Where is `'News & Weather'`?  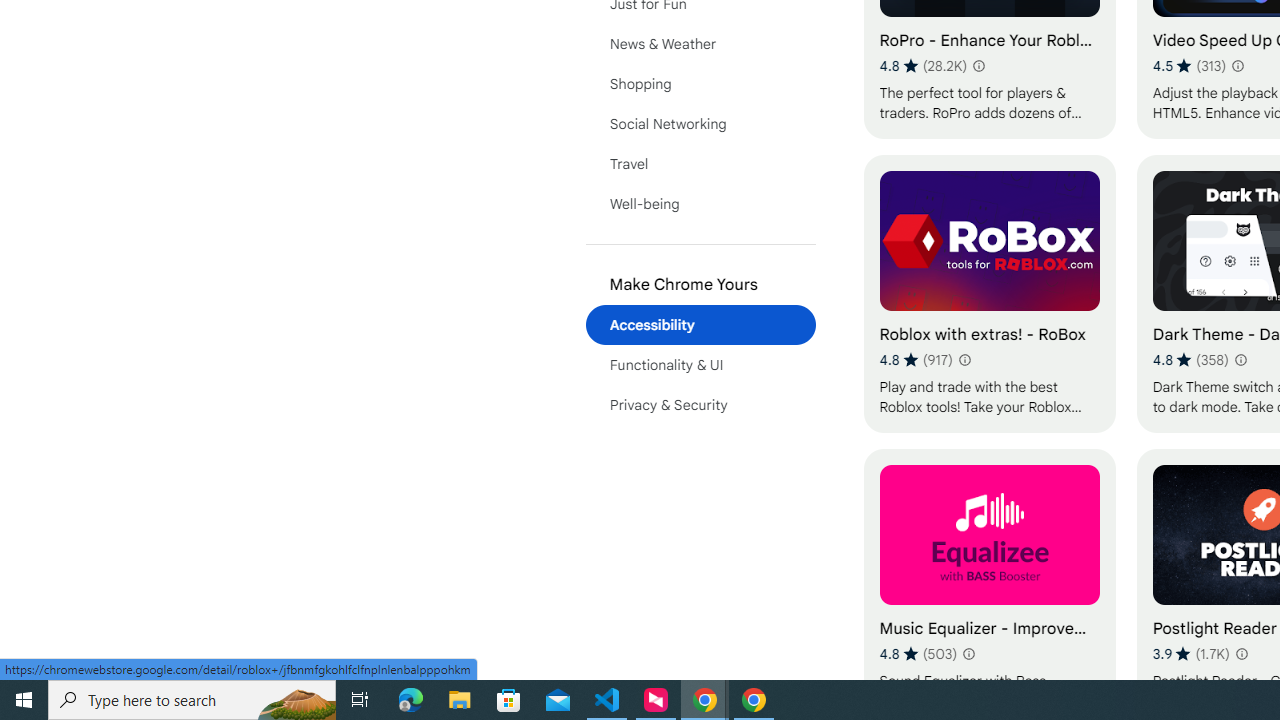
'News & Weather' is located at coordinates (700, 43).